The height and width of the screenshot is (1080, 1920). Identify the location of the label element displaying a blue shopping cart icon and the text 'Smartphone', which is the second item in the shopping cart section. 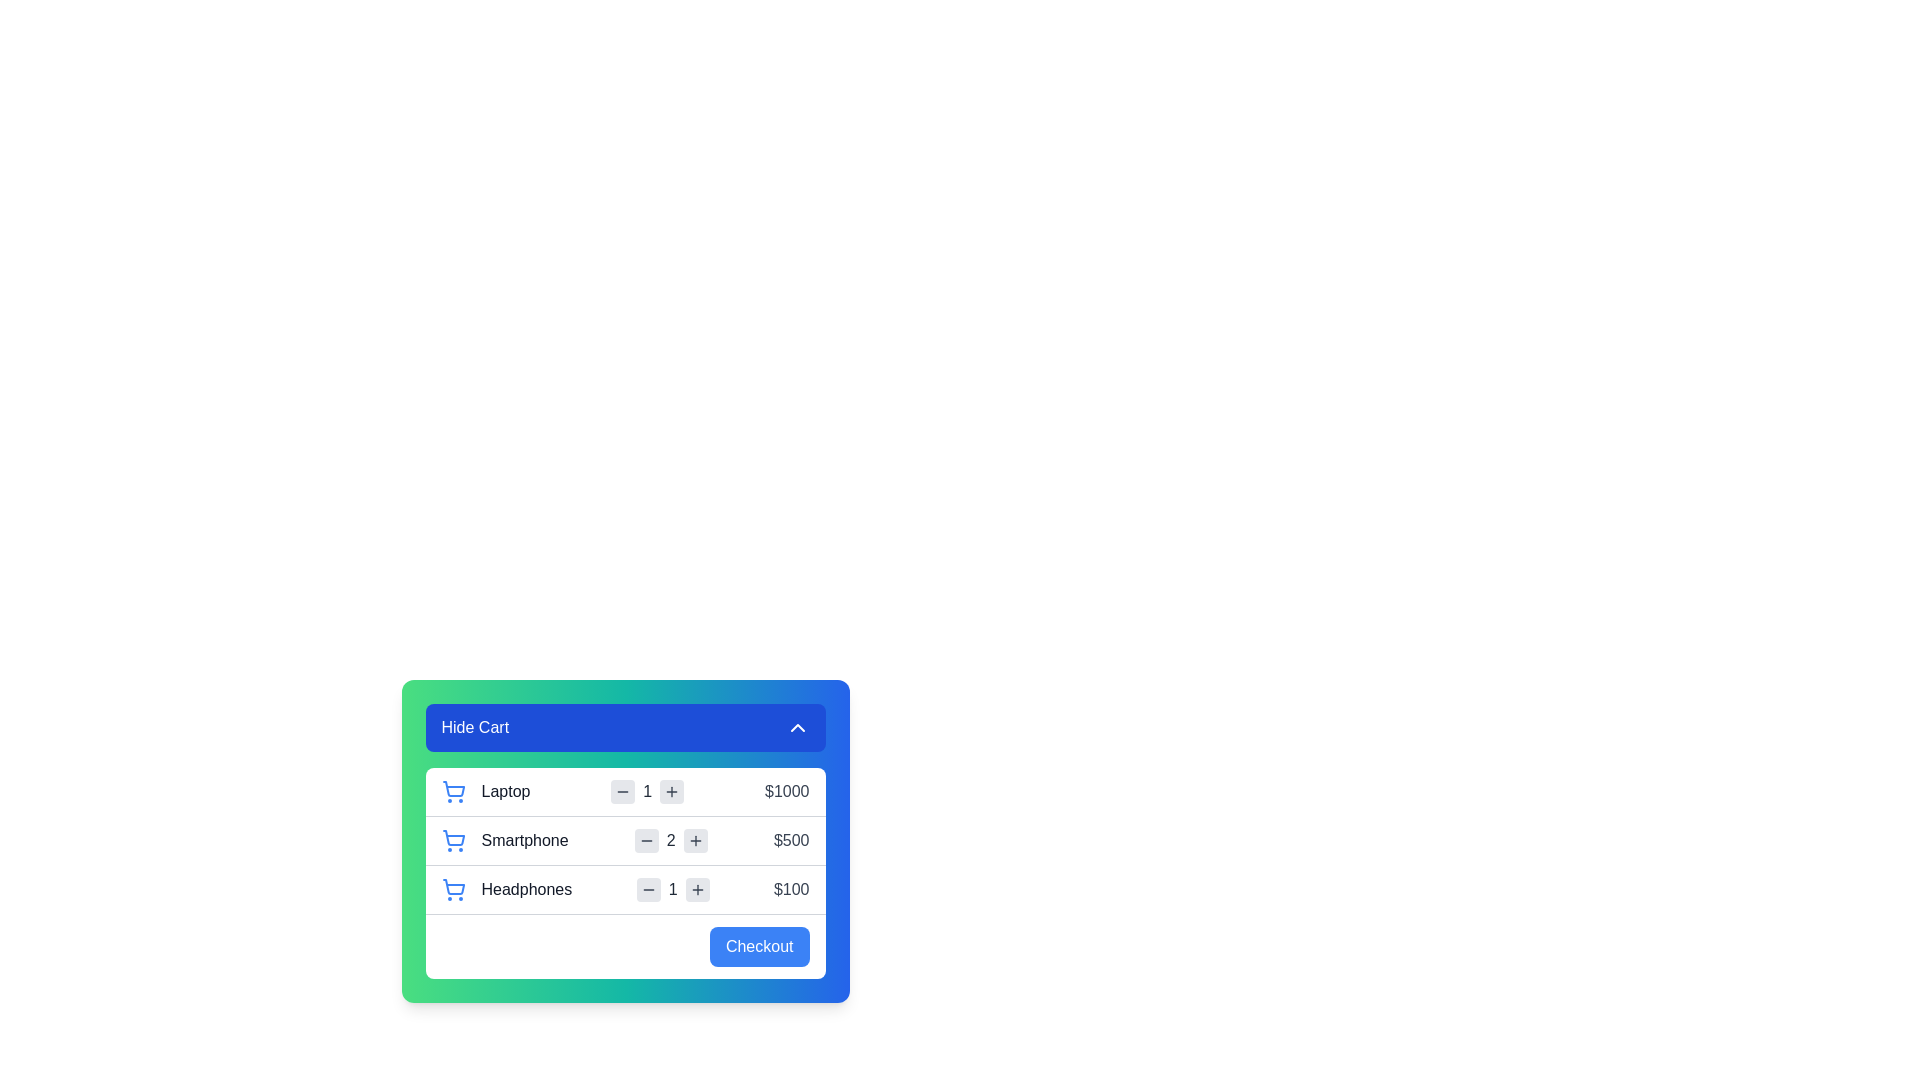
(505, 840).